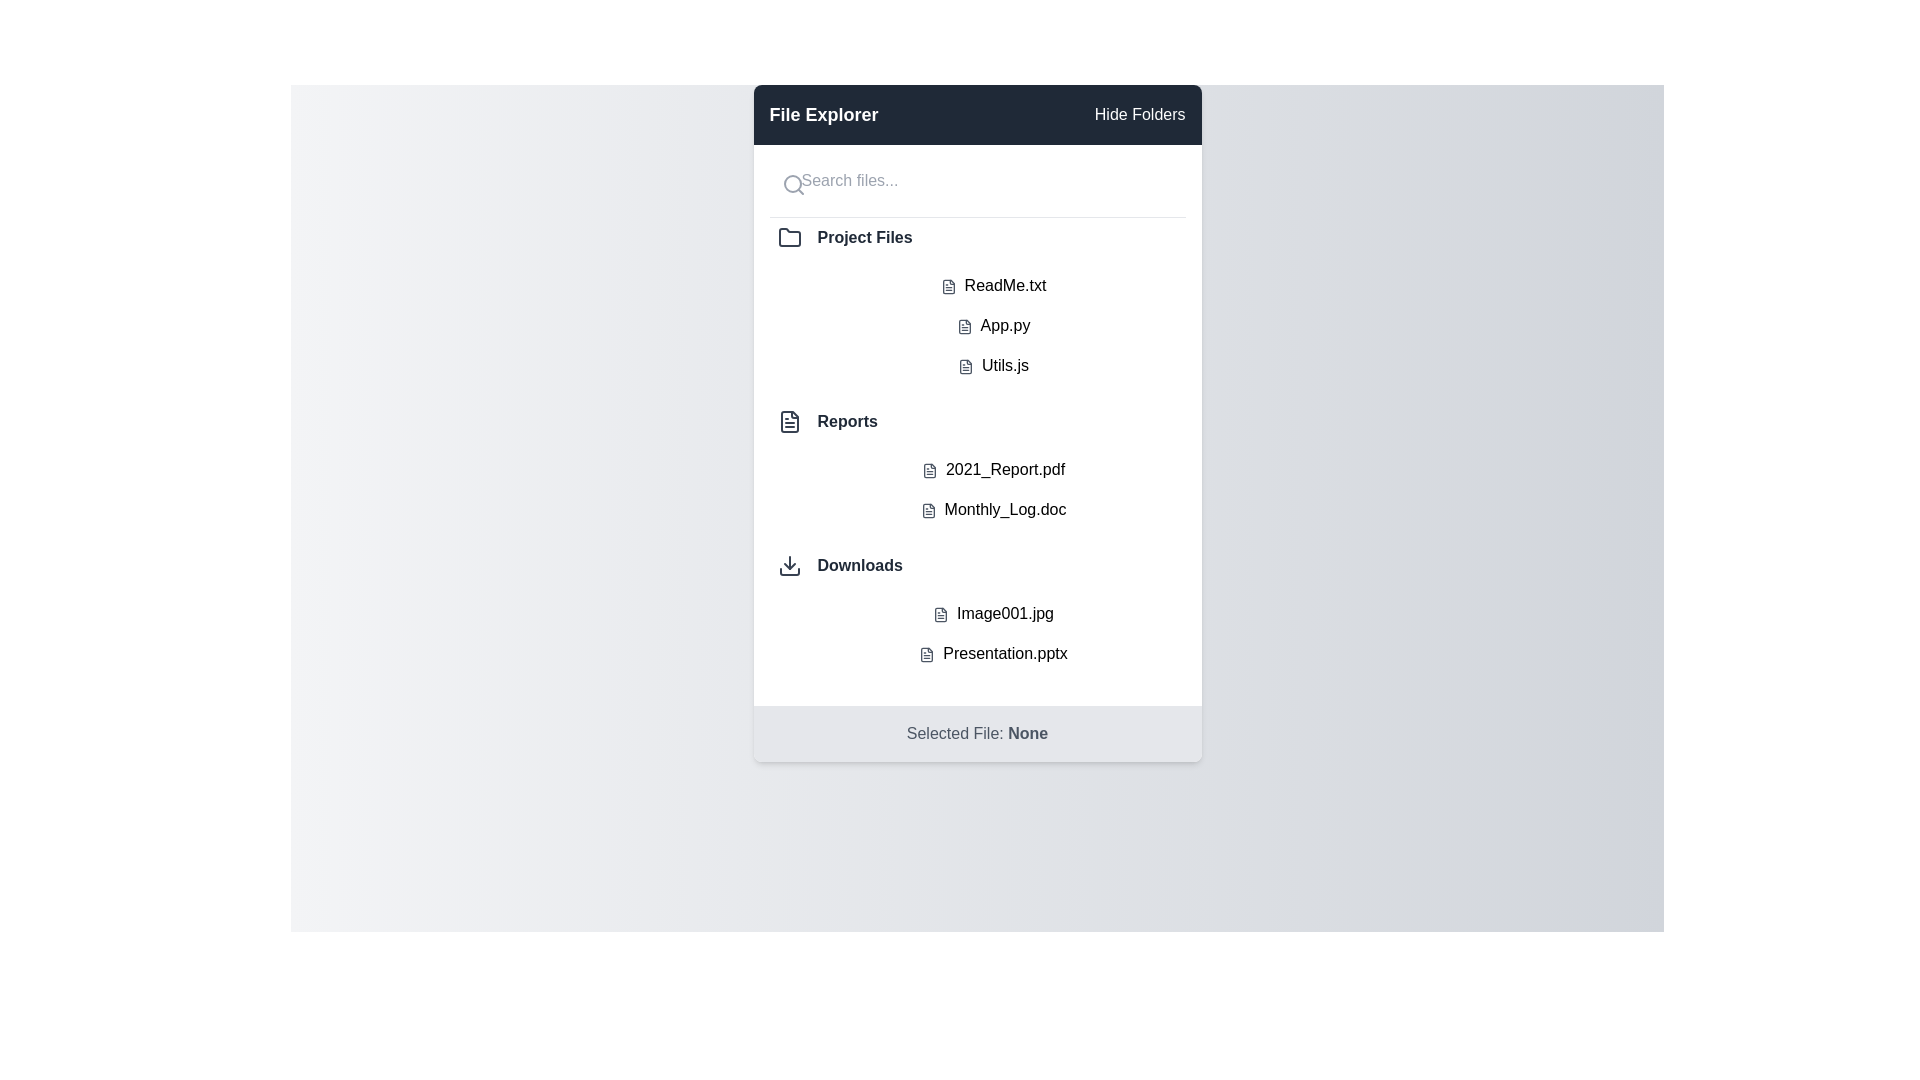 The image size is (1920, 1080). What do you see at coordinates (993, 325) in the screenshot?
I see `the file named App.py to select it` at bounding box center [993, 325].